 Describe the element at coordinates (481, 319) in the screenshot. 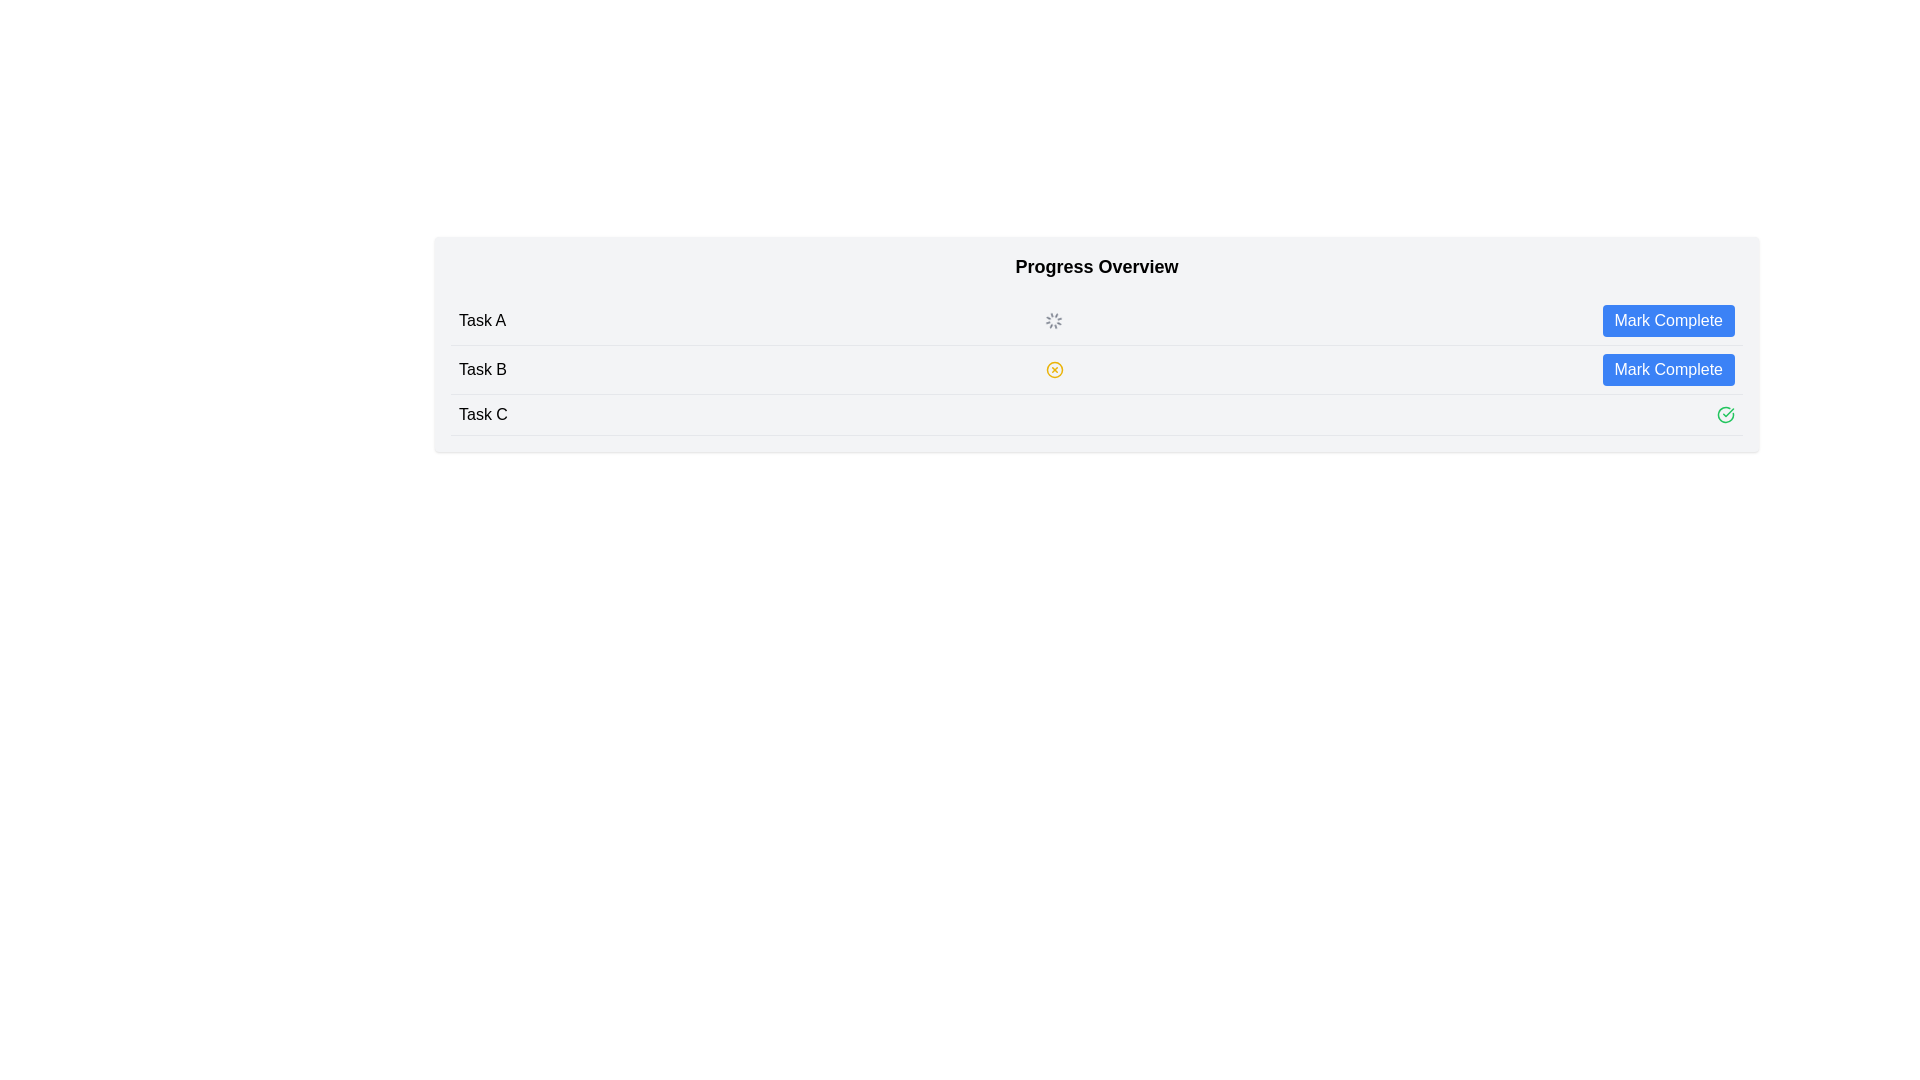

I see `the Text label that represents Task A, which is the first item in its row, to focus on or select it` at that location.